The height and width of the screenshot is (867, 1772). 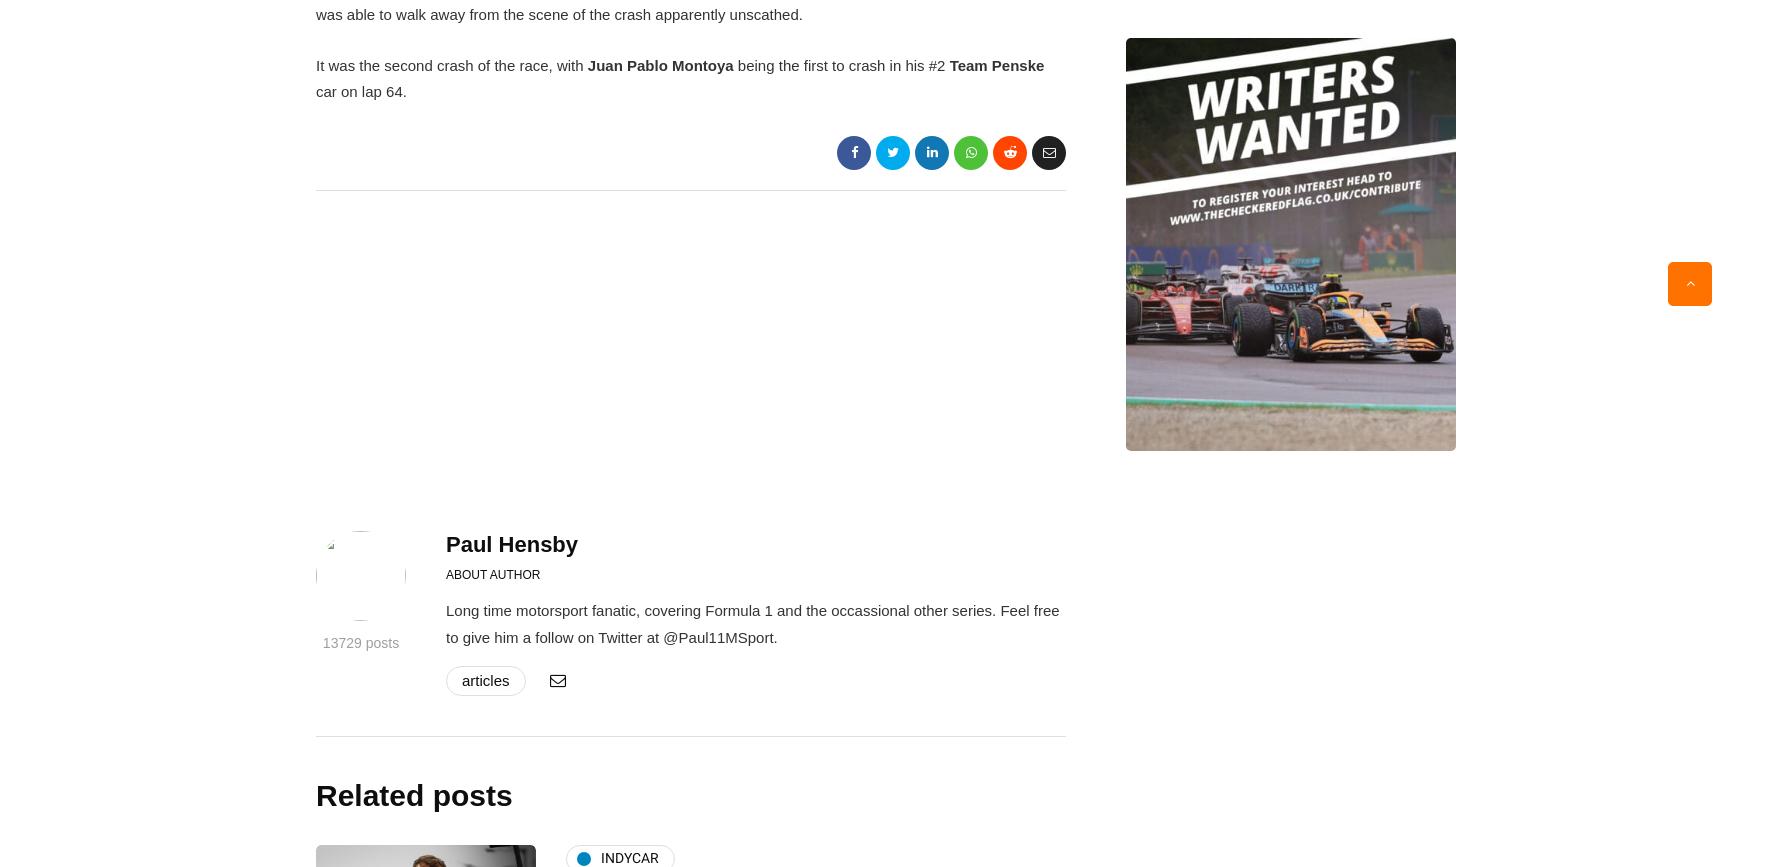 I want to click on 'Juan Pablo Montoya', so click(x=660, y=65).